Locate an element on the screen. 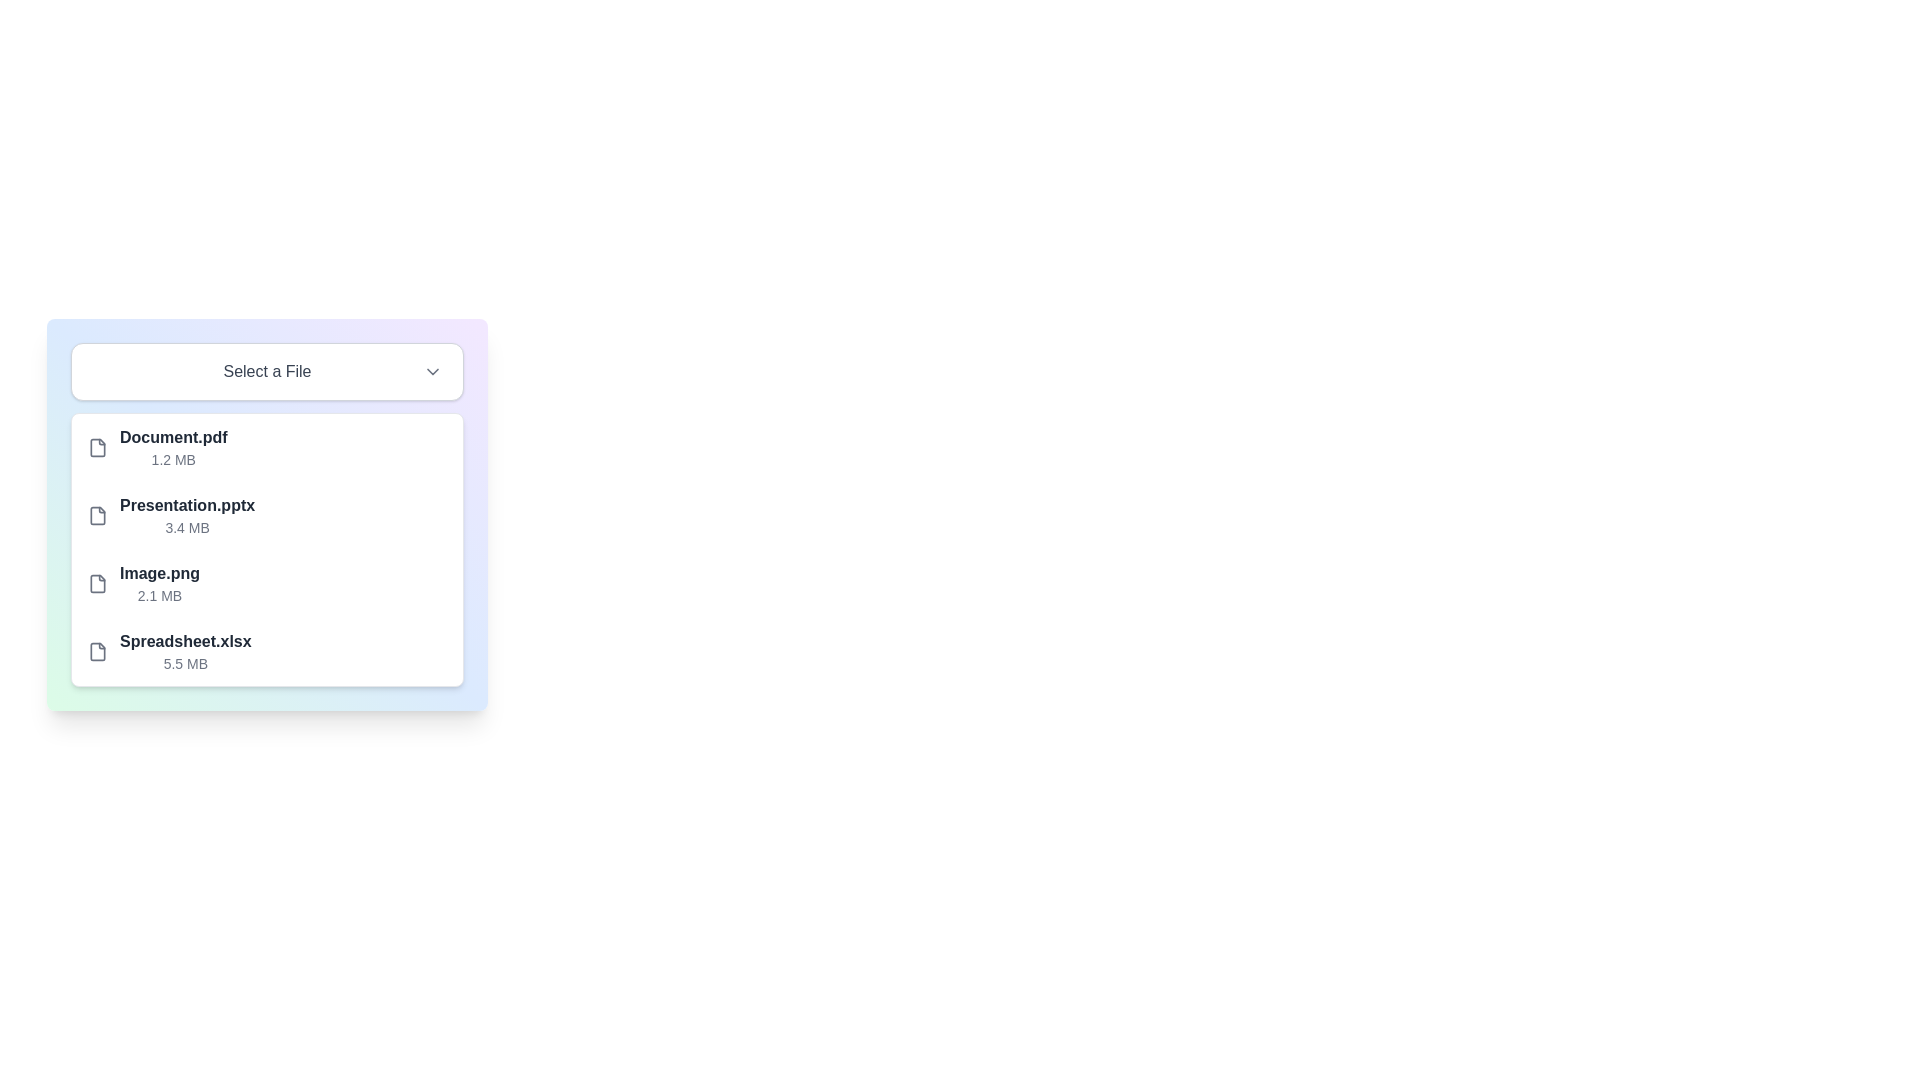 The image size is (1920, 1080). text label that says 'Select a File', which is styled in gray font and located inside a prominent white box near the top of the display section is located at coordinates (266, 371).